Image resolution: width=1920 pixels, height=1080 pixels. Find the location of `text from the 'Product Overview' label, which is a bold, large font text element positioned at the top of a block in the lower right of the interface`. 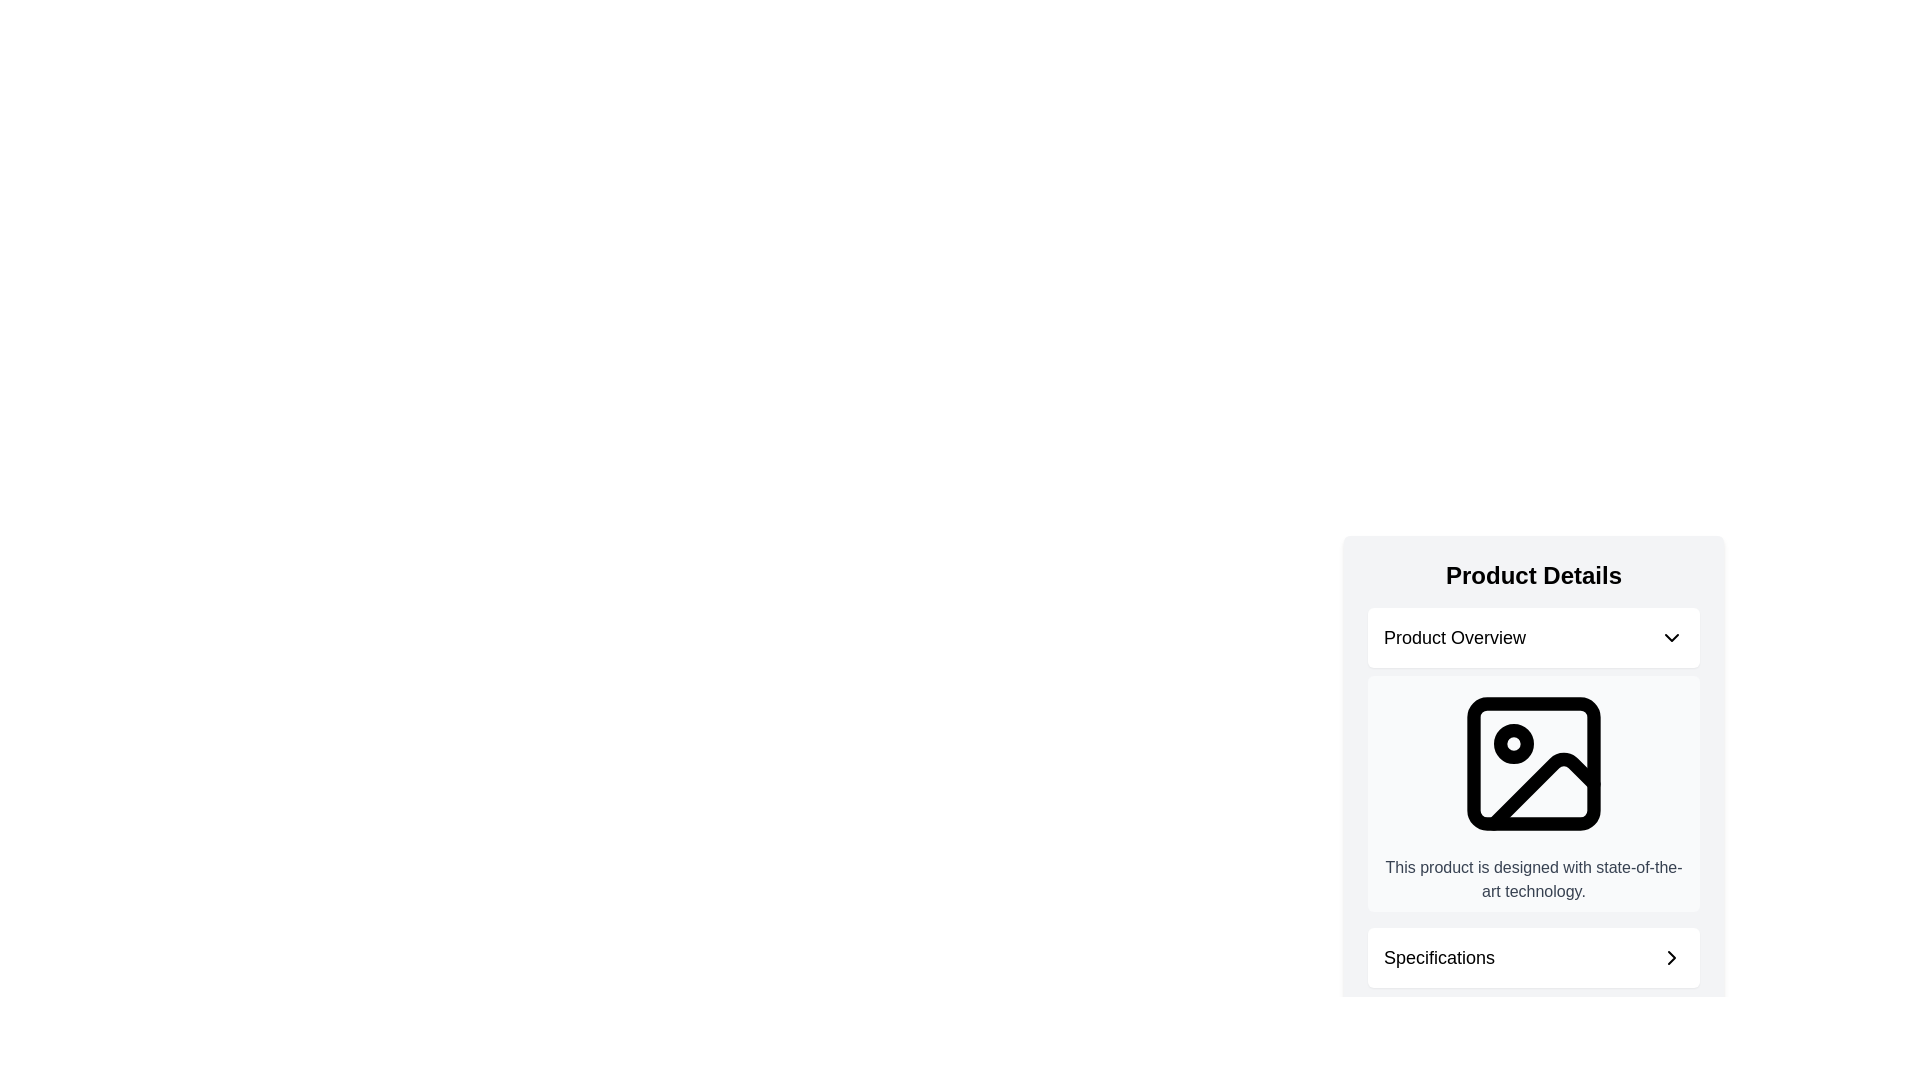

text from the 'Product Overview' label, which is a bold, large font text element positioned at the top of a block in the lower right of the interface is located at coordinates (1454, 637).